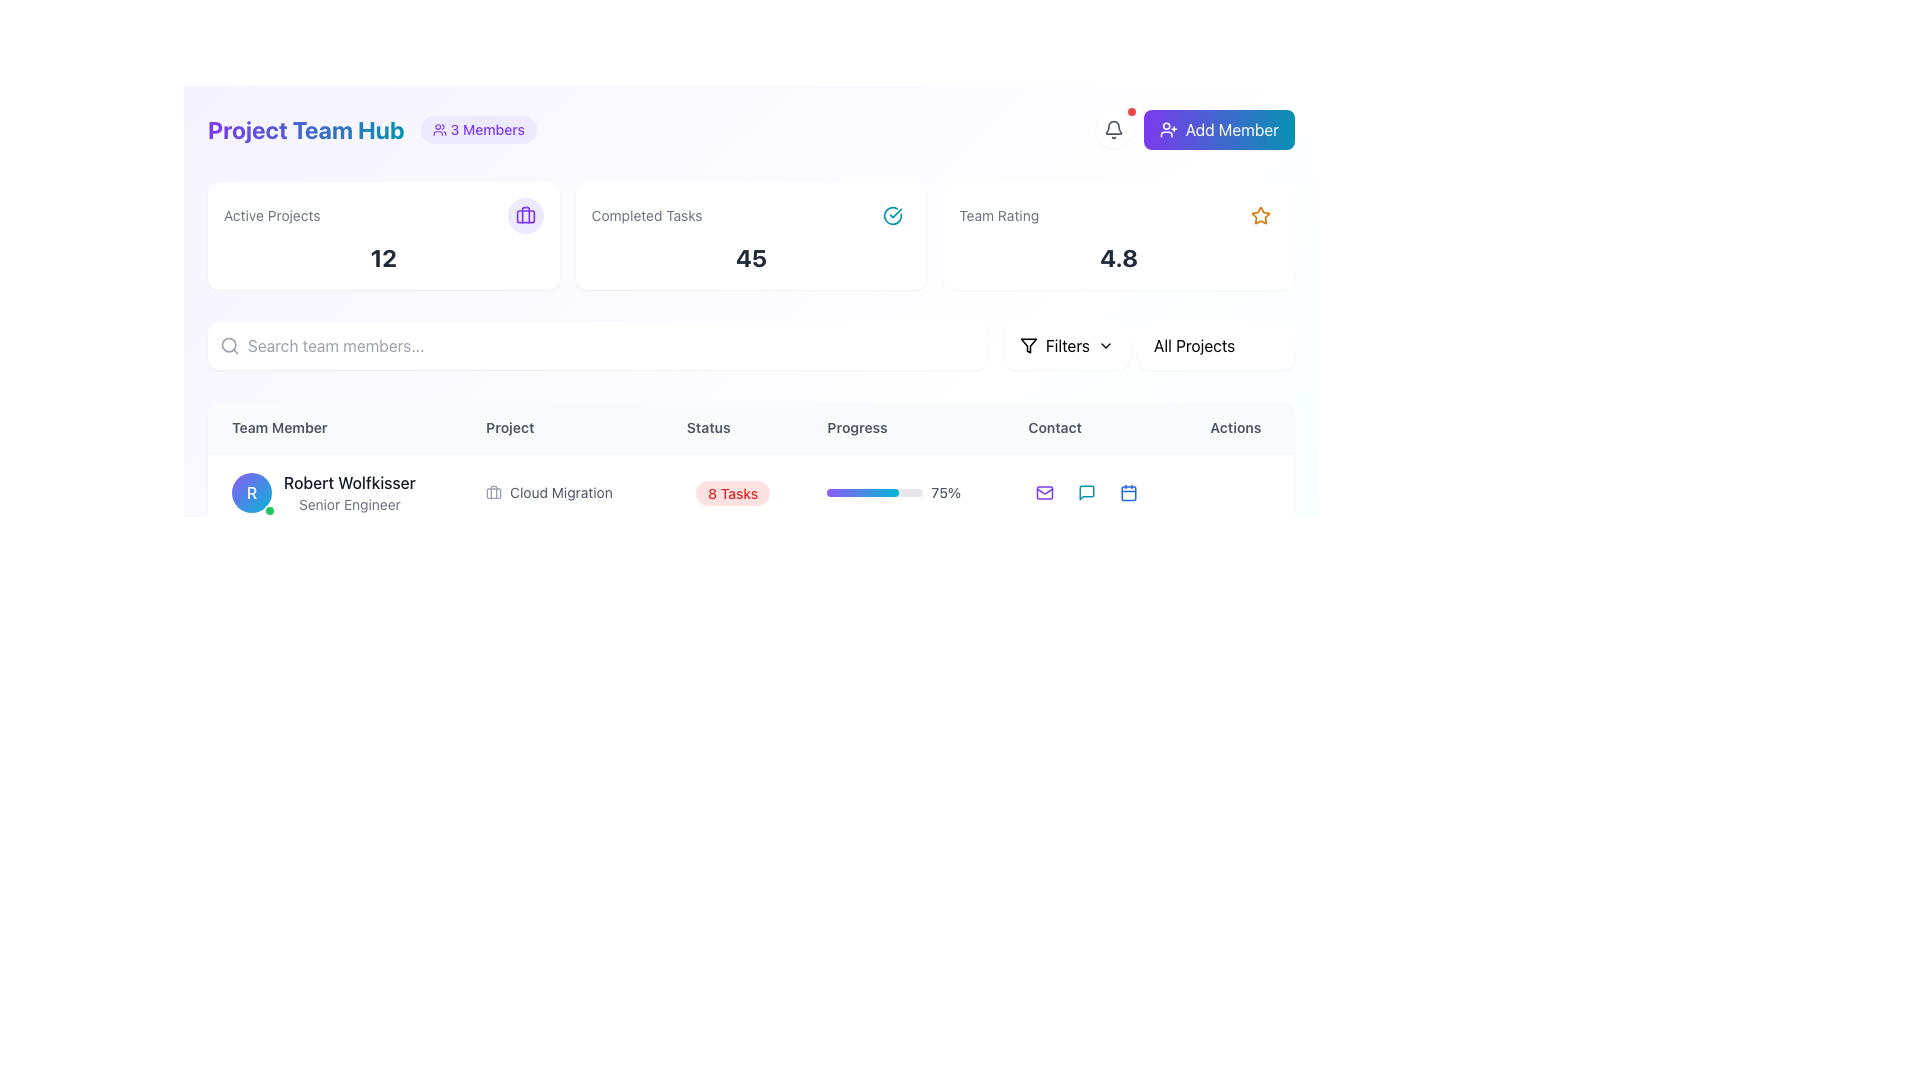 The image size is (1920, 1080). Describe the element at coordinates (732, 493) in the screenshot. I see `the badge with rounded corners and red background that displays '8 Tasks' in the 'Status' column for the team member 'Robert Wolfkisser'` at that location.